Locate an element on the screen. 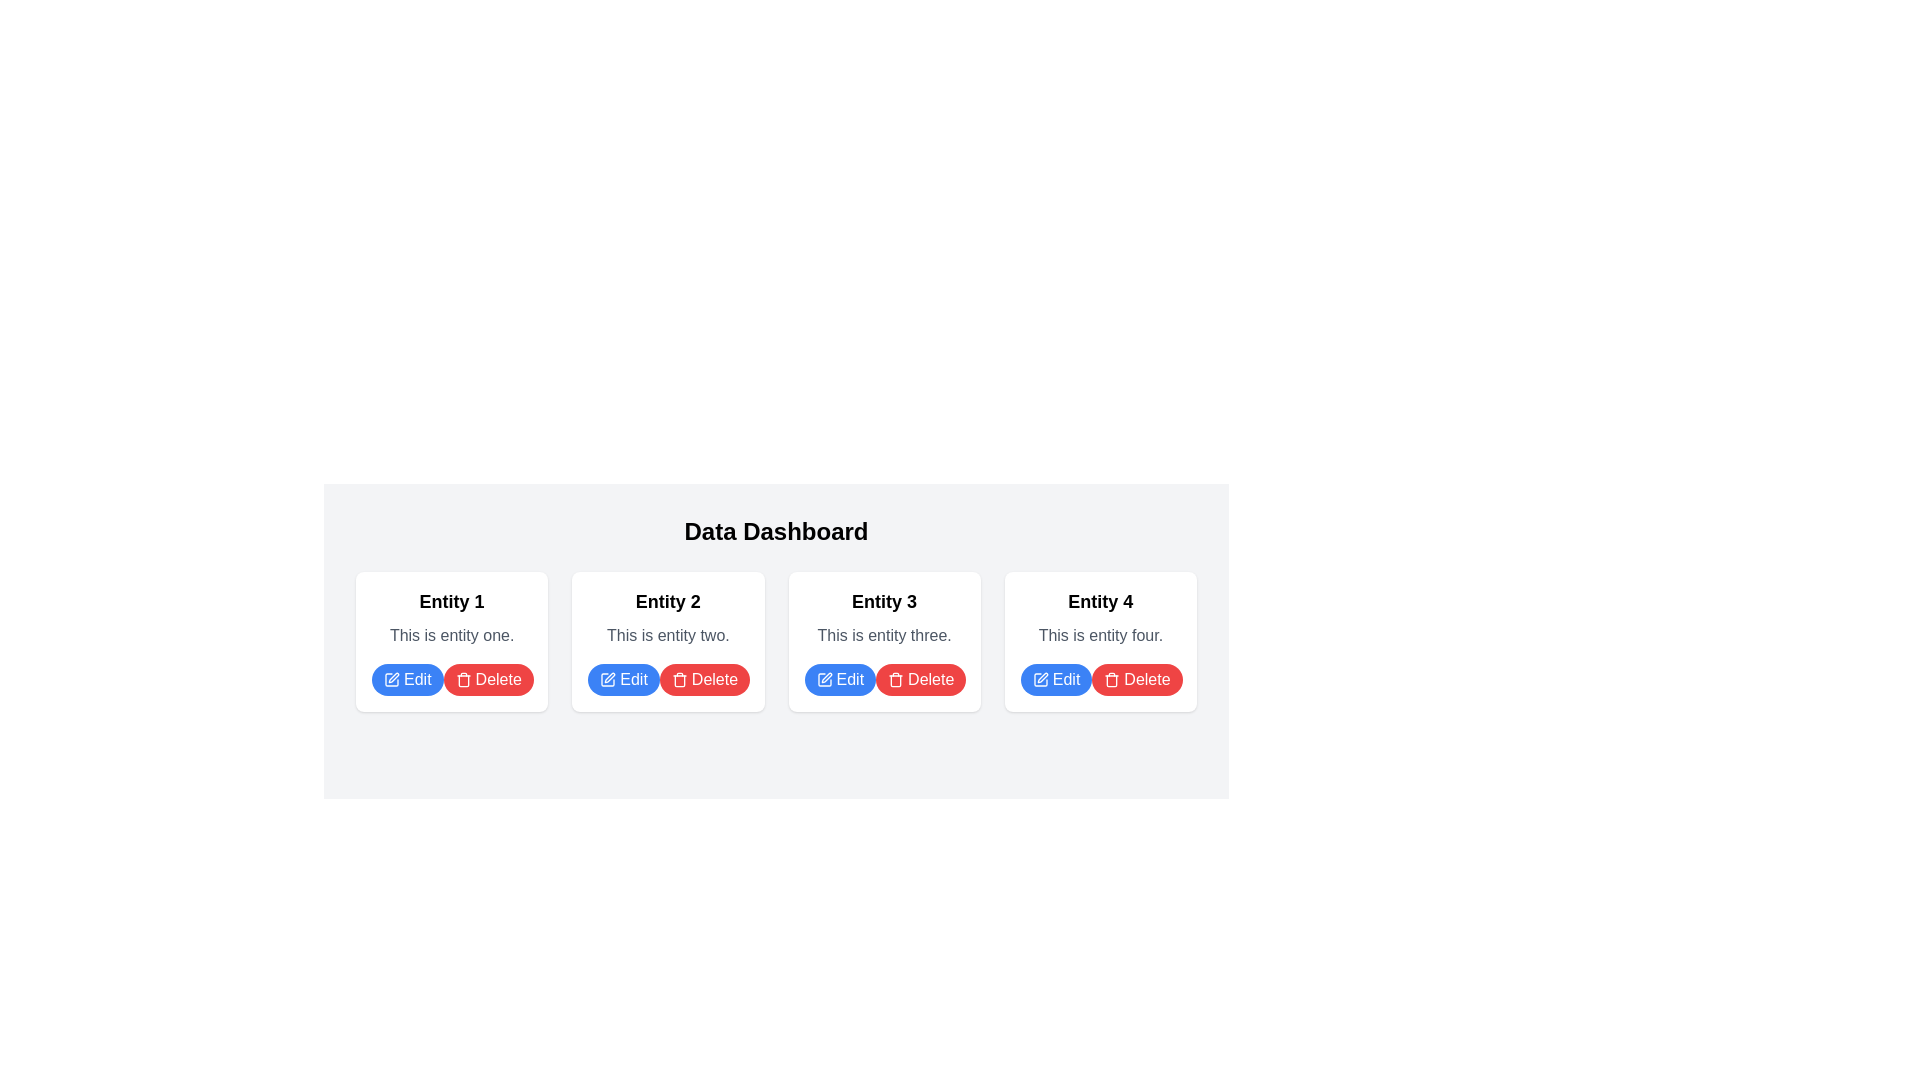 The image size is (1920, 1080). the delete button icon located at the bottom of the card titled 'Entity 1' is located at coordinates (462, 678).